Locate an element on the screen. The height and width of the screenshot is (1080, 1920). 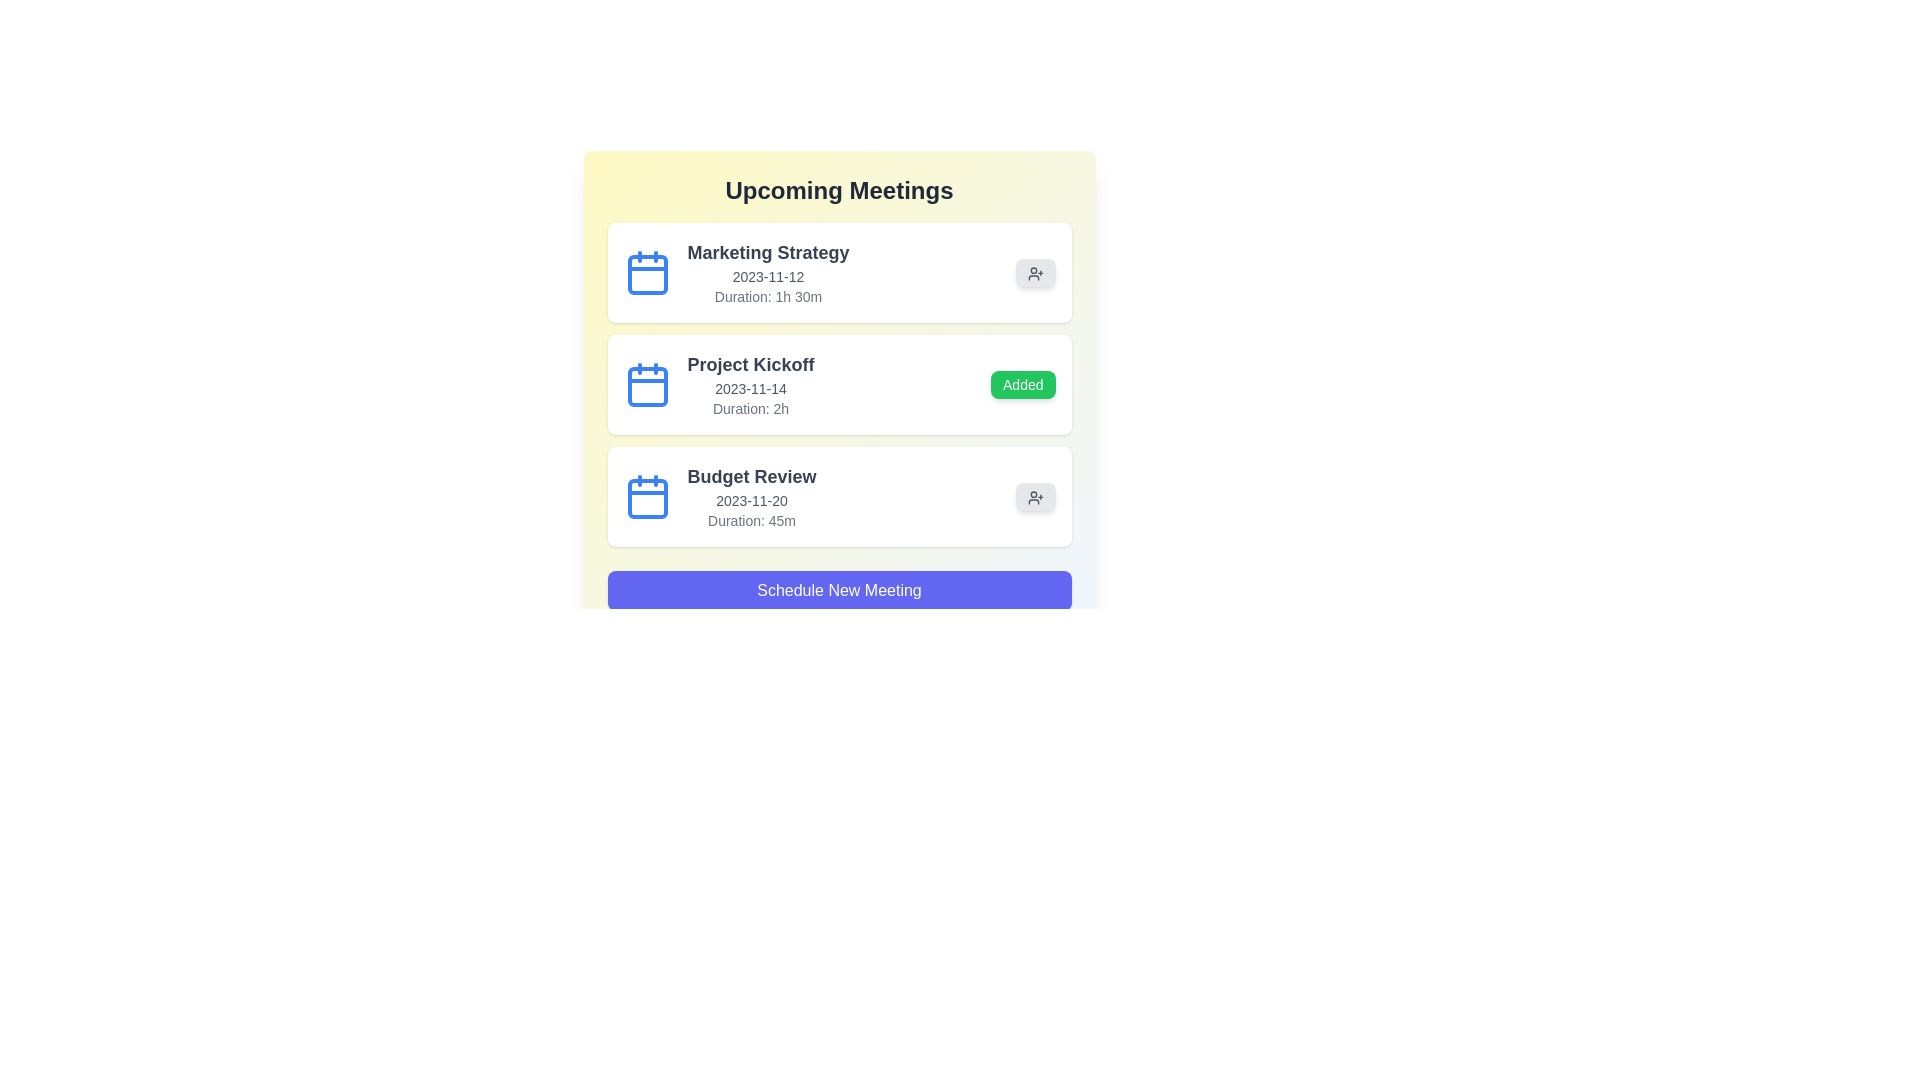
the meeting item corresponding to Marketing Strategy is located at coordinates (839, 273).